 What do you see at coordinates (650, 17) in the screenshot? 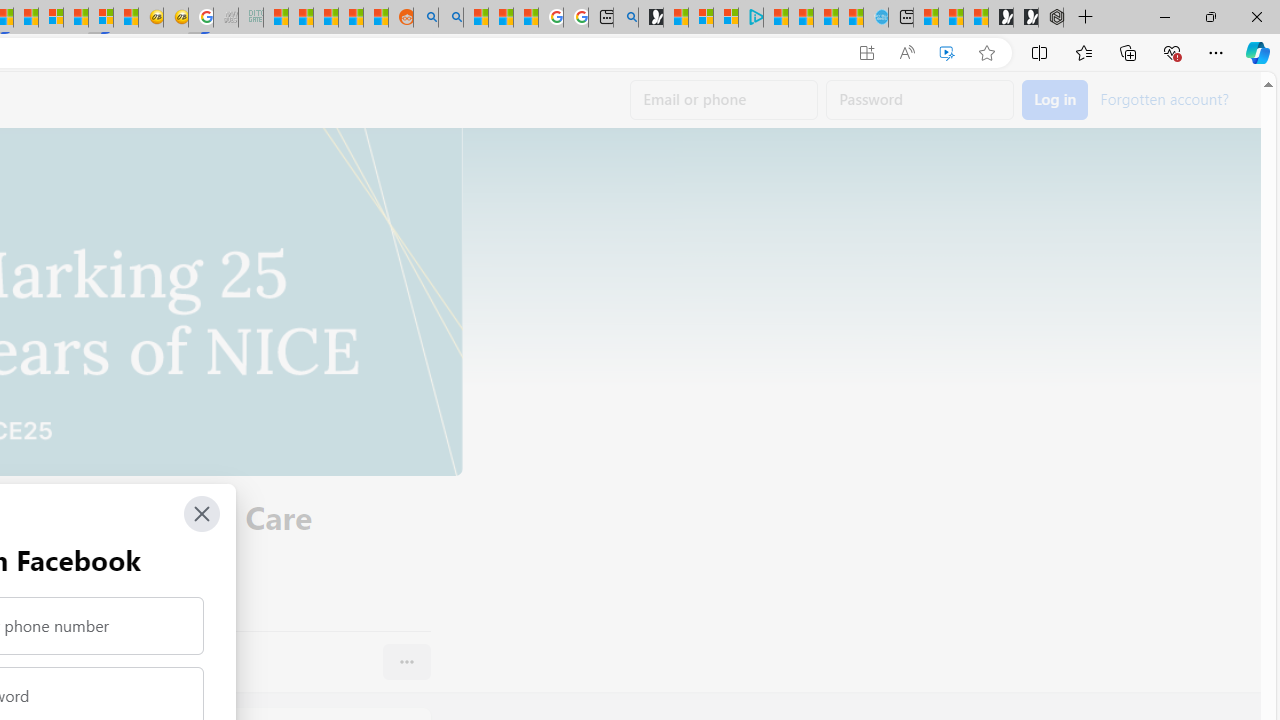
I see `'Microsoft Start Gaming'` at bounding box center [650, 17].